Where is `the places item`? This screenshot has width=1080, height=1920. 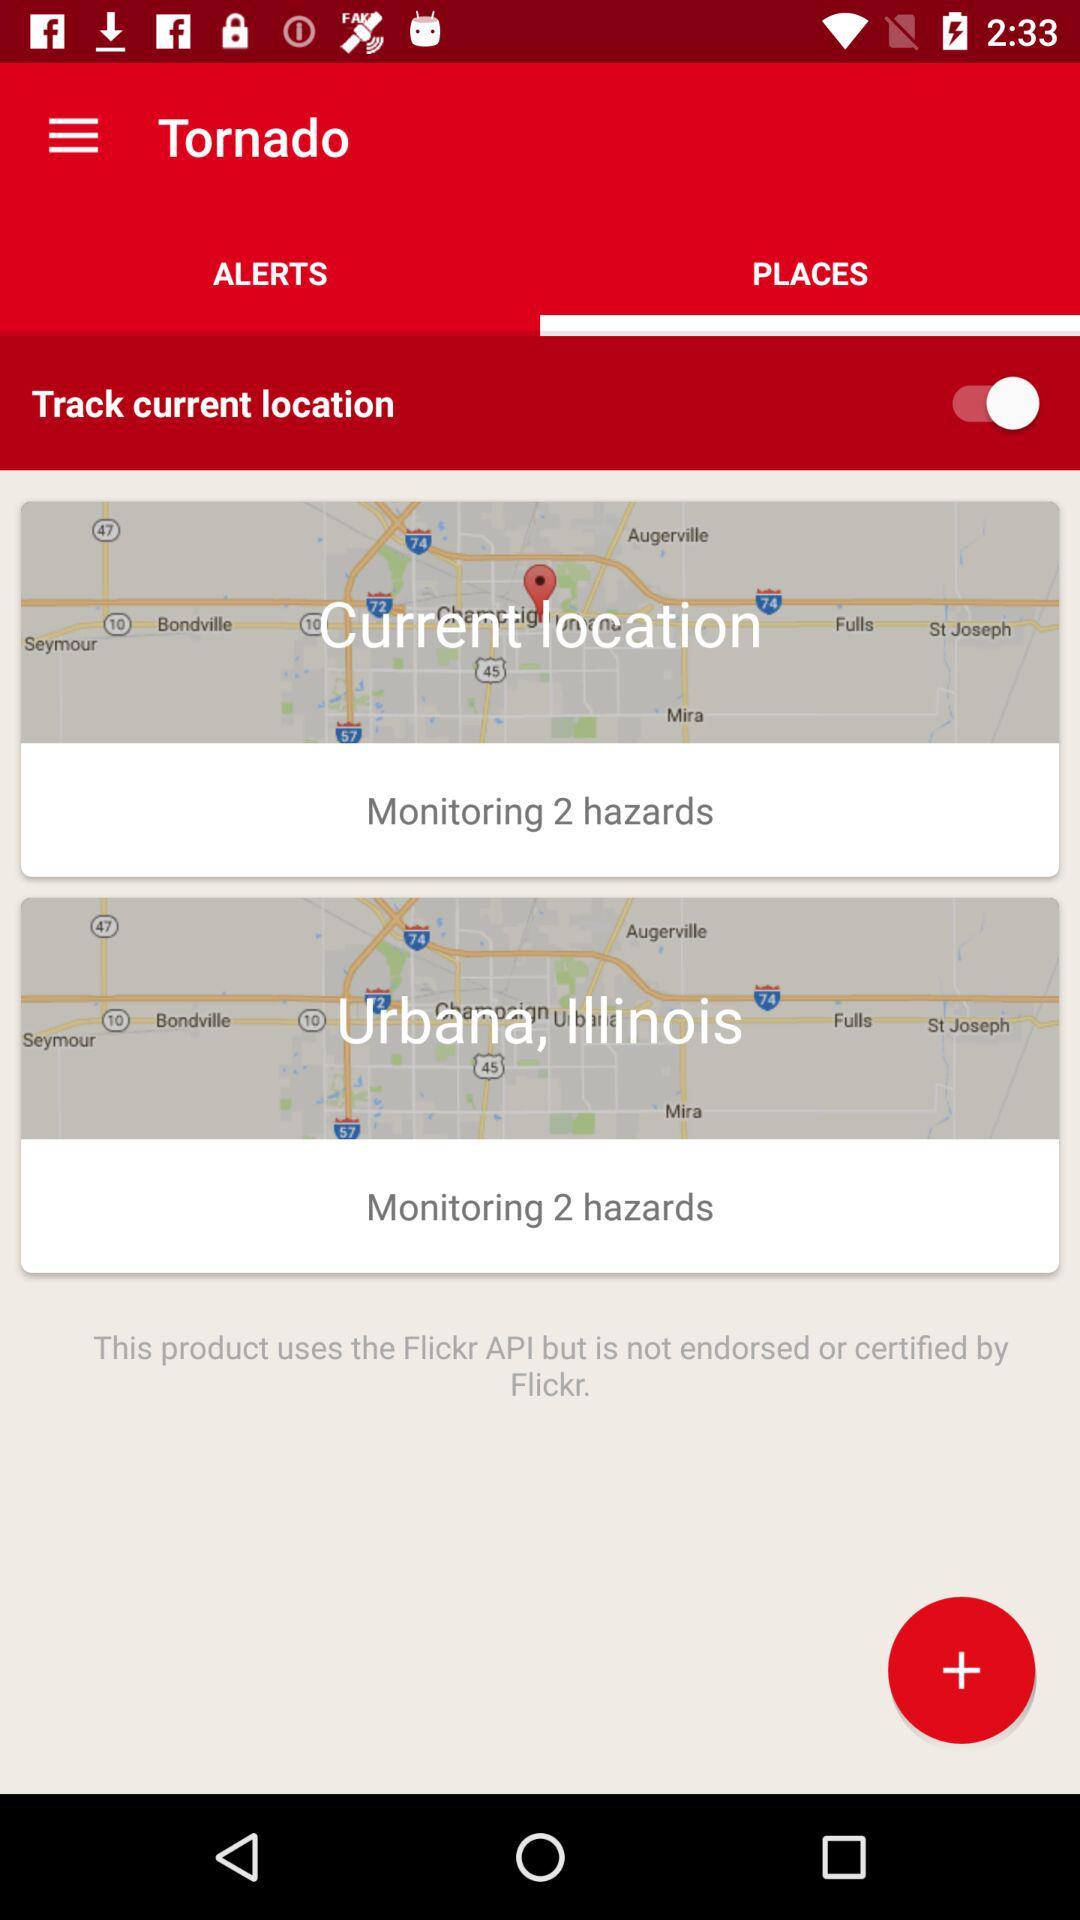 the places item is located at coordinates (810, 272).